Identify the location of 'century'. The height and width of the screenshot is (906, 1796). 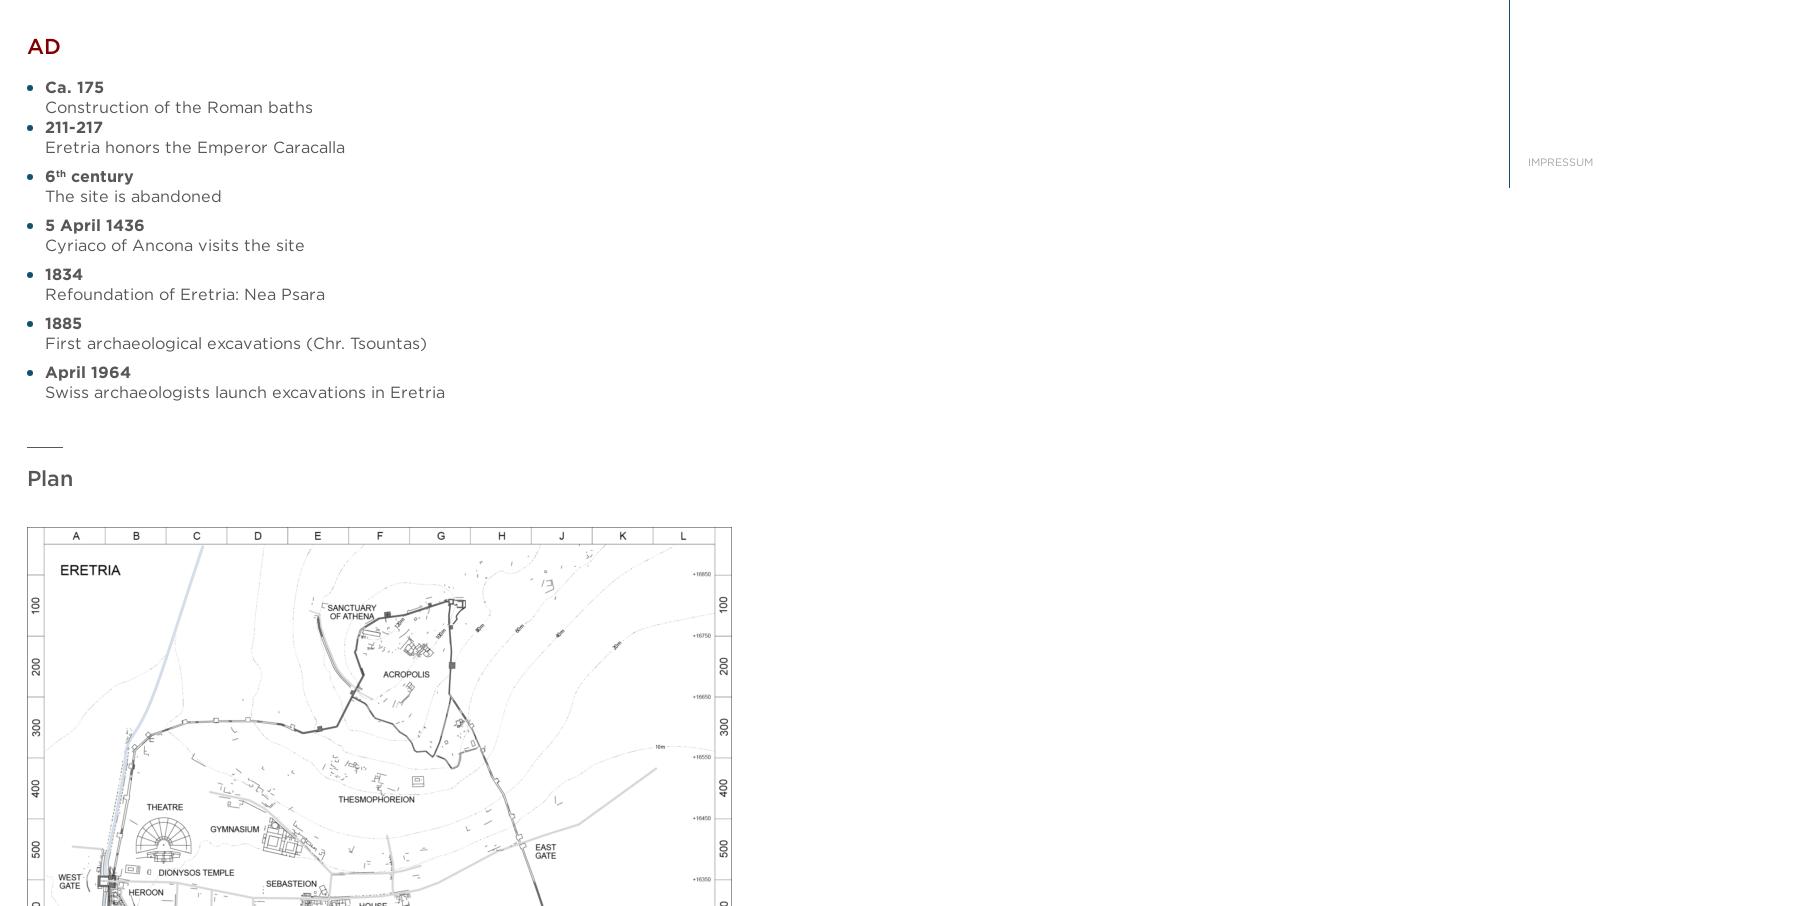
(99, 176).